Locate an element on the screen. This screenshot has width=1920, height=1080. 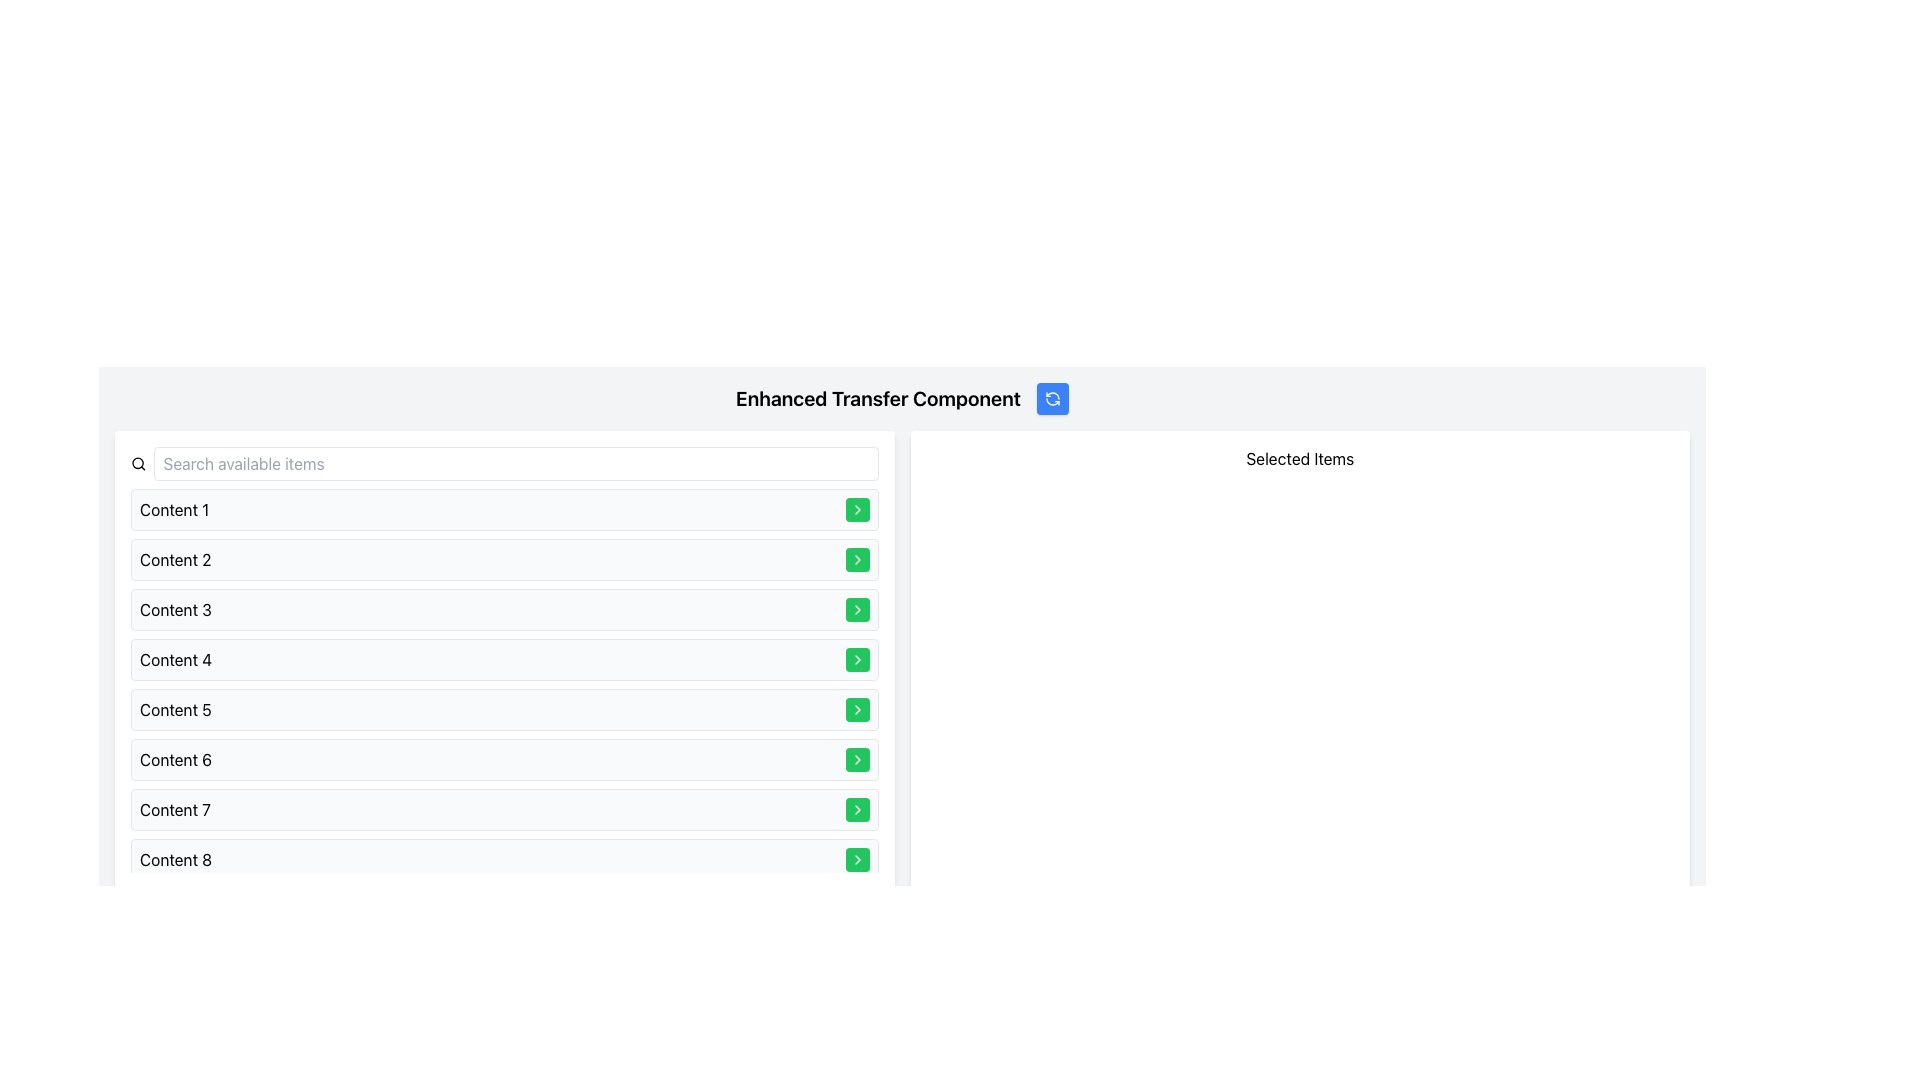
the distinct green button with a chevron icon located next to the label 'Content 1' for tooltip or visual feedback is located at coordinates (857, 508).